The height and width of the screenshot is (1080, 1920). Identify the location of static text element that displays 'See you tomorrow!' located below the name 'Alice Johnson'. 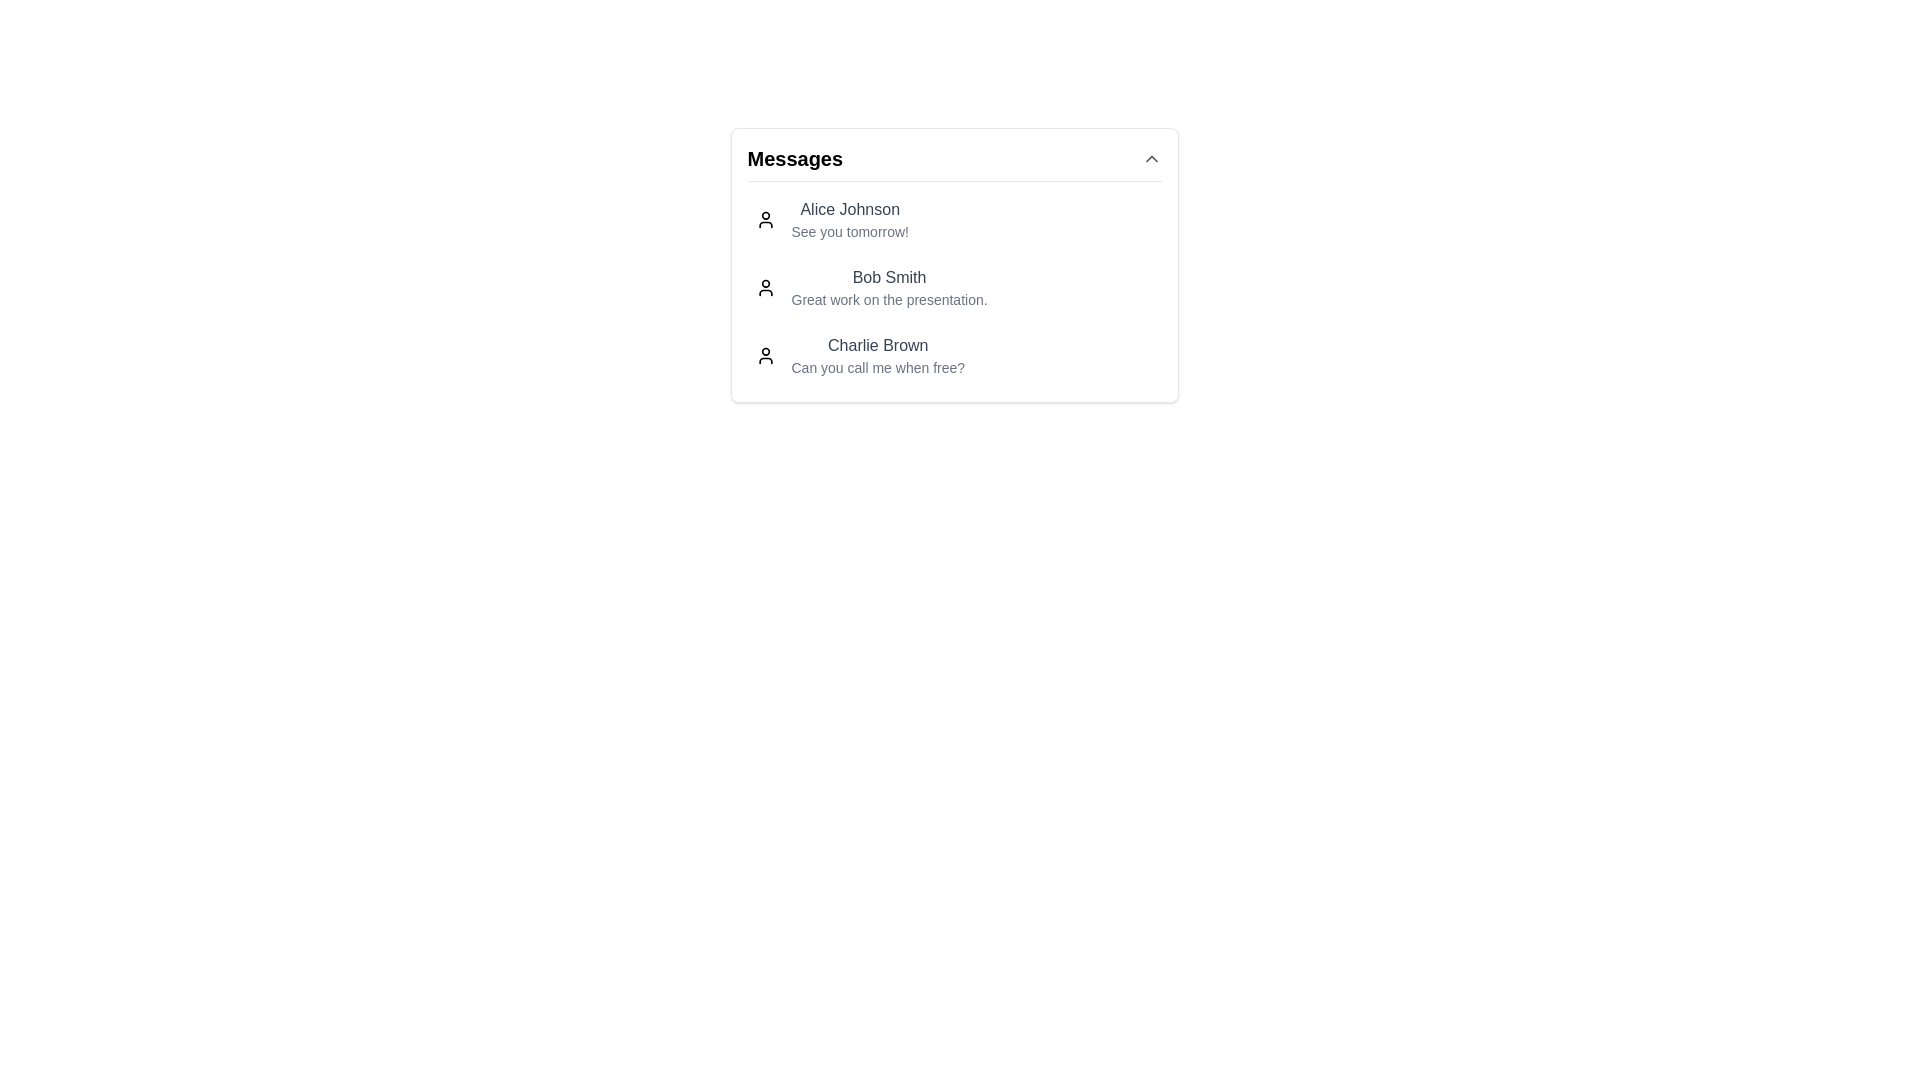
(850, 230).